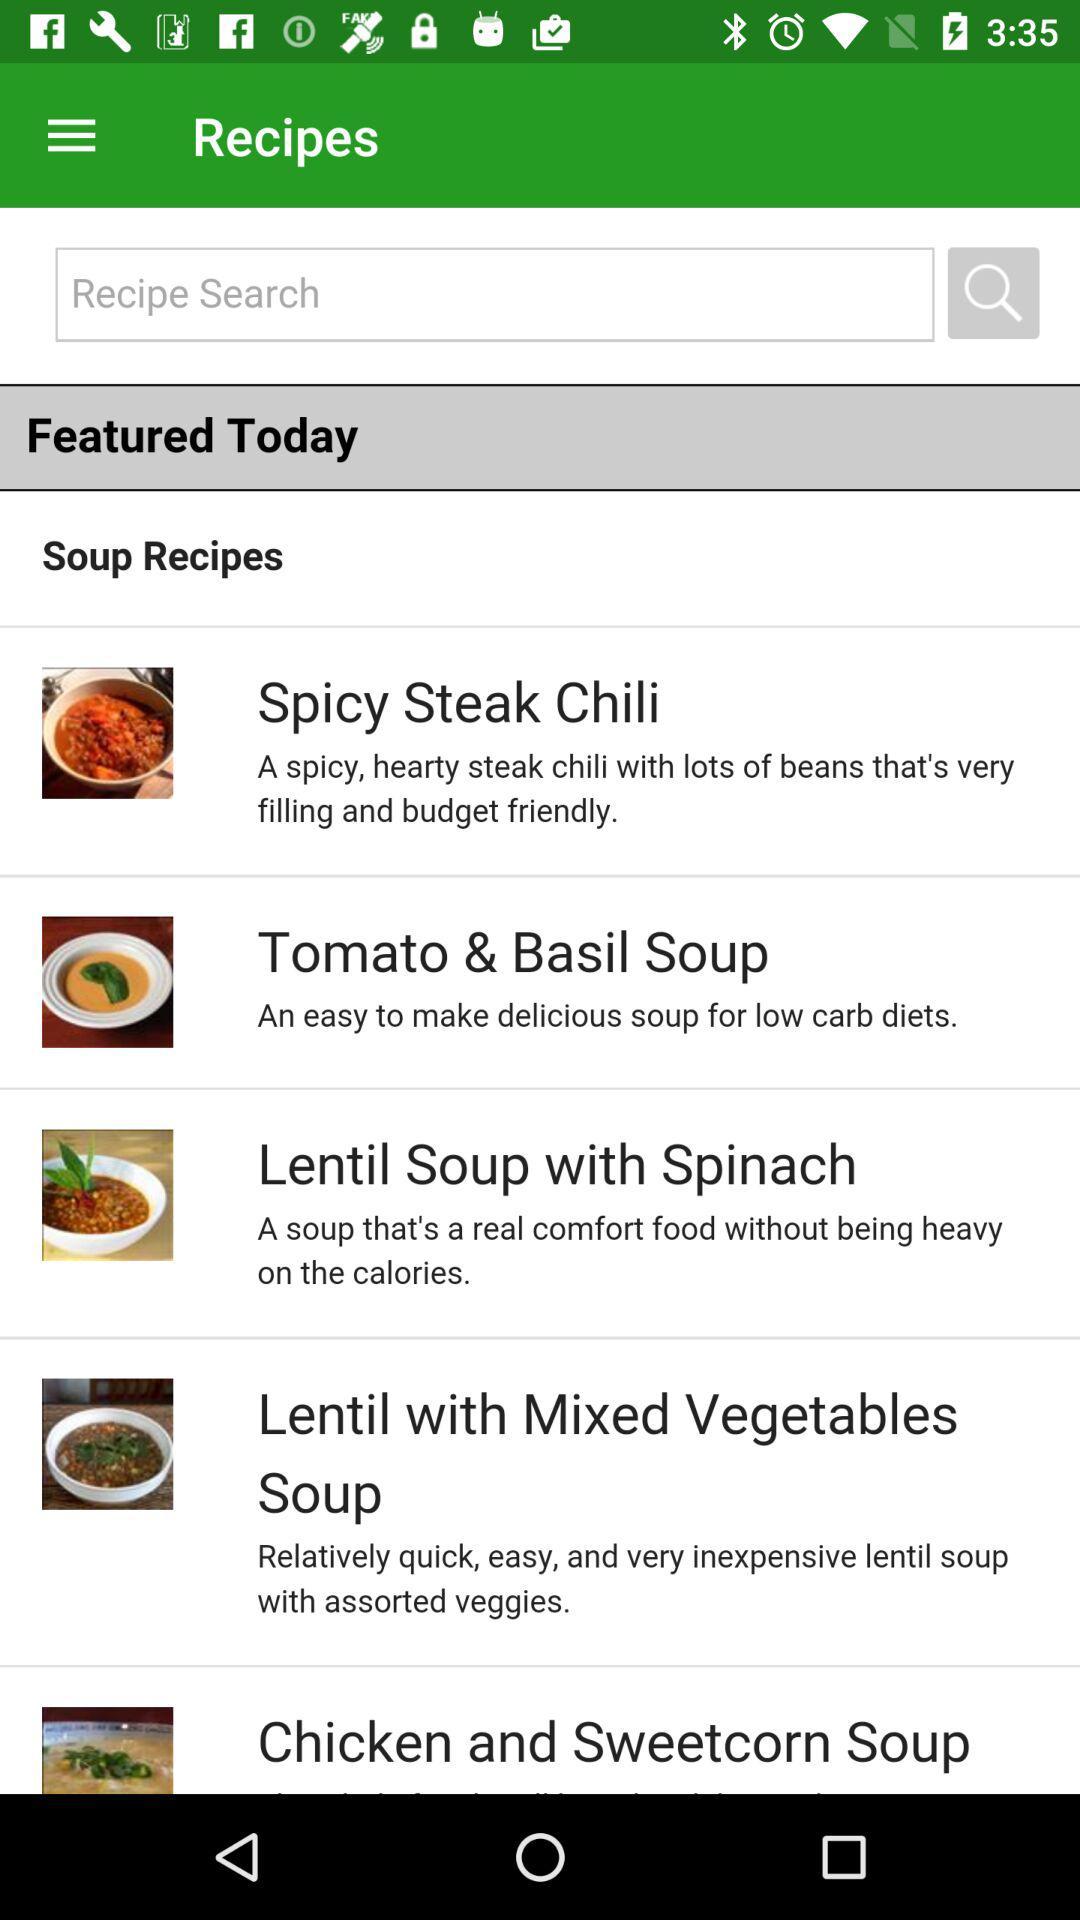  Describe the element at coordinates (63, 134) in the screenshot. I see `menu pega` at that location.